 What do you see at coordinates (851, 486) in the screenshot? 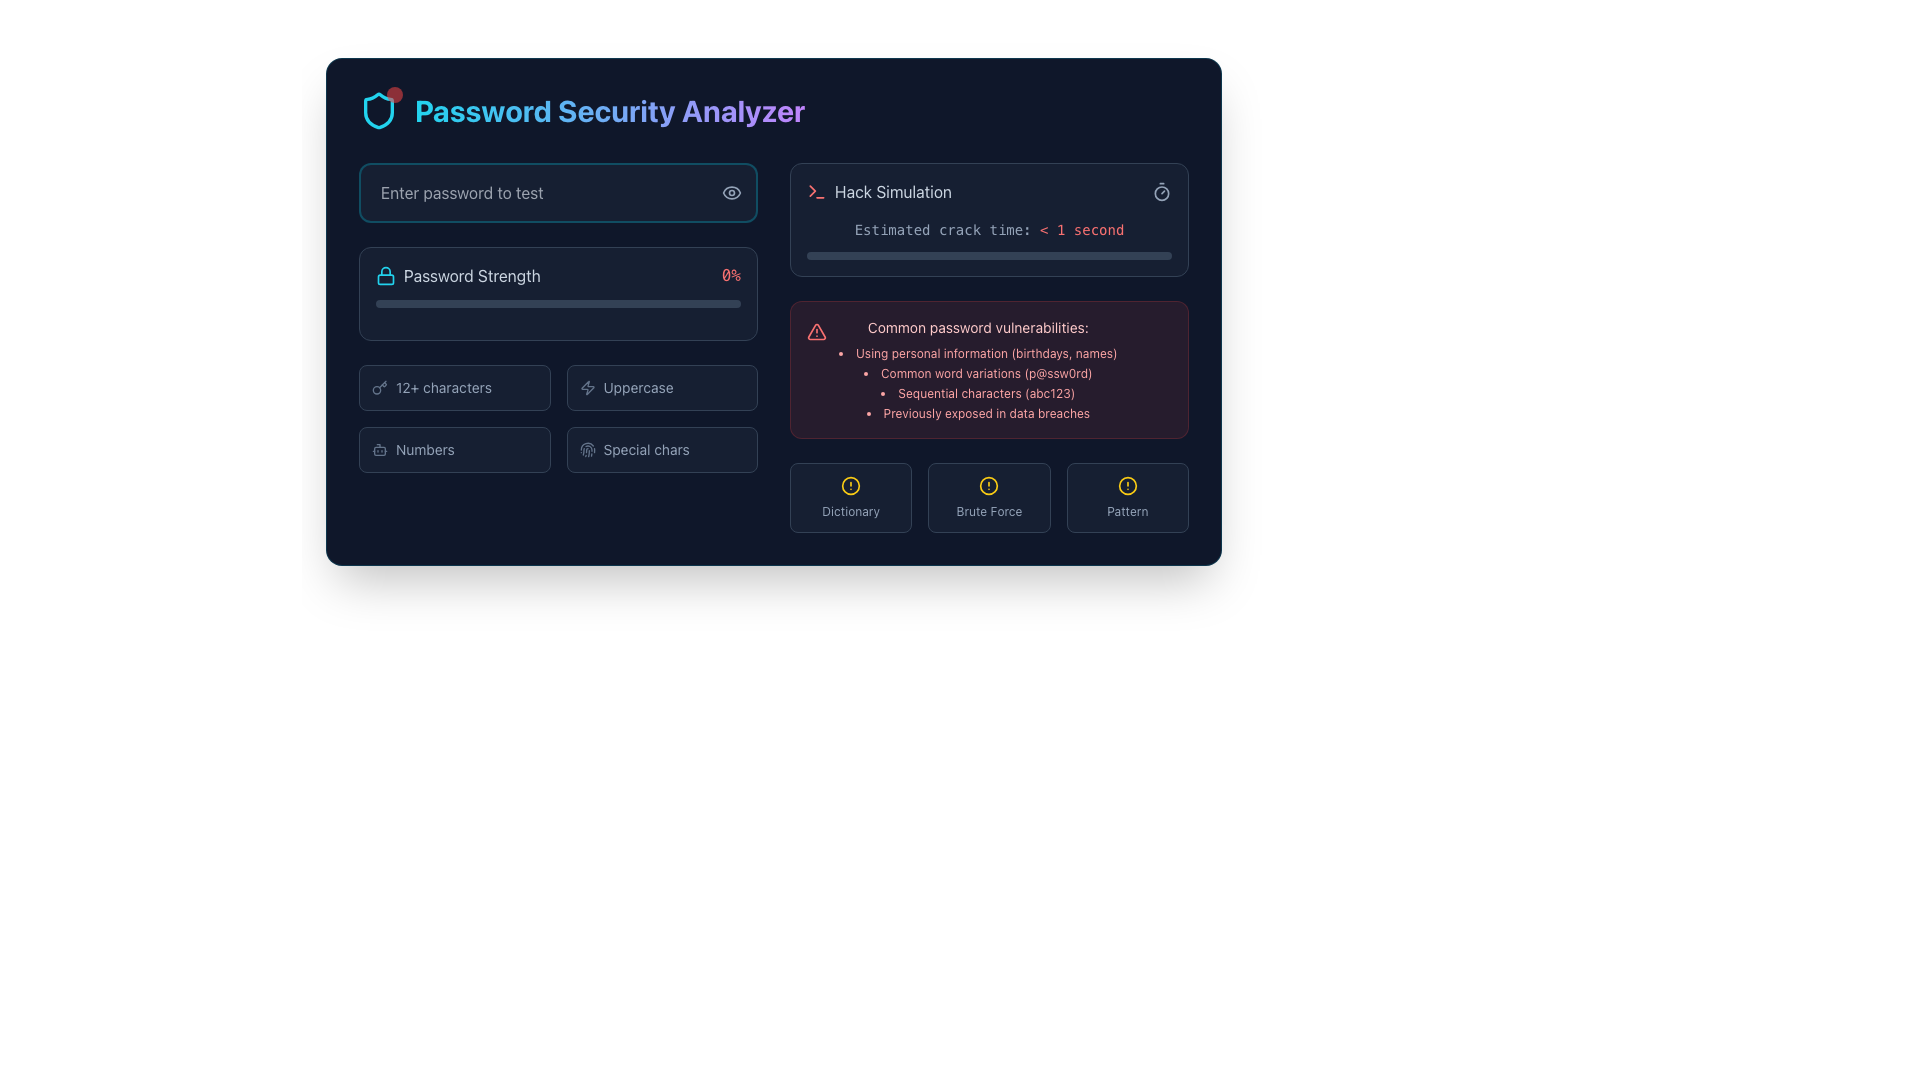
I see `the yellow circular visual decoration inside the 'Dictionary' attack vector module, which is part of a warning icon` at bounding box center [851, 486].